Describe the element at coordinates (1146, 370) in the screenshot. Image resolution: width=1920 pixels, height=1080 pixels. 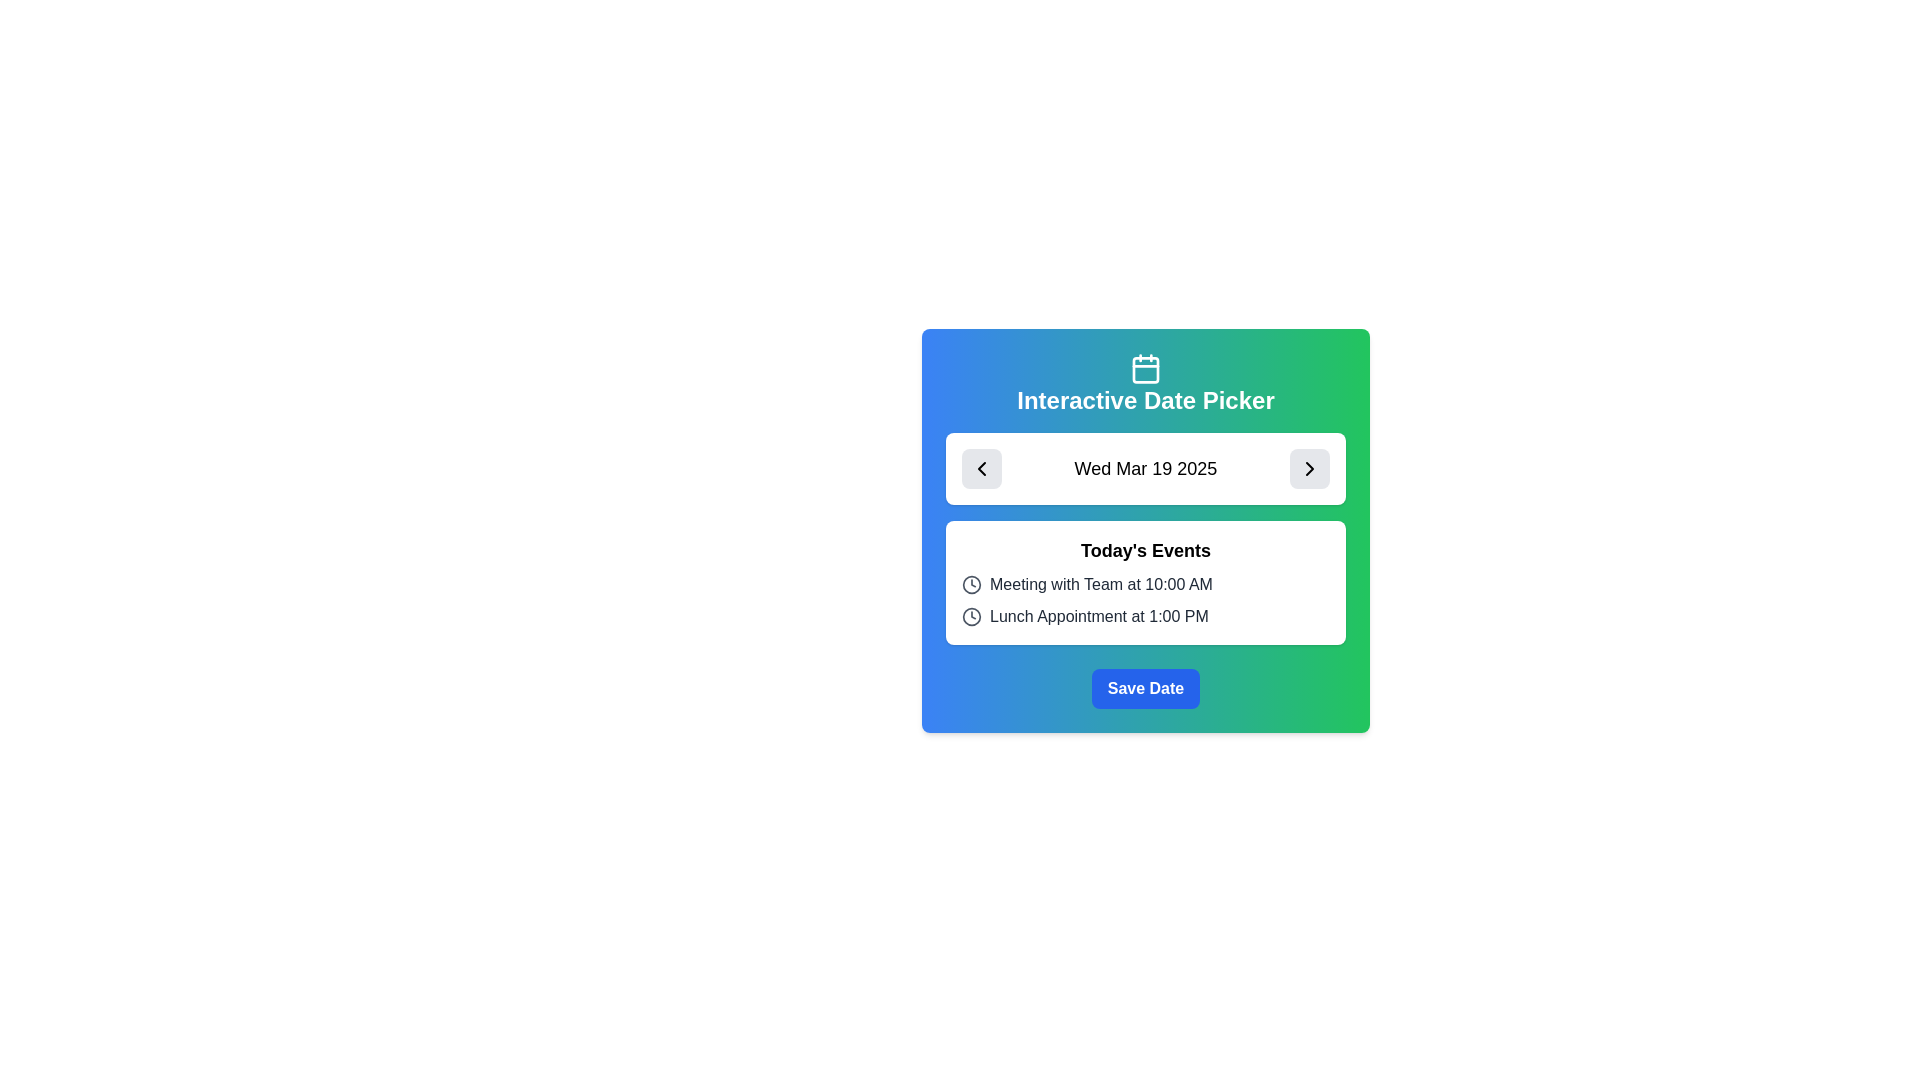
I see `the teal rounded rectangle element located centrally within the calendar icon in the header of the Interactive Date Picker` at that location.